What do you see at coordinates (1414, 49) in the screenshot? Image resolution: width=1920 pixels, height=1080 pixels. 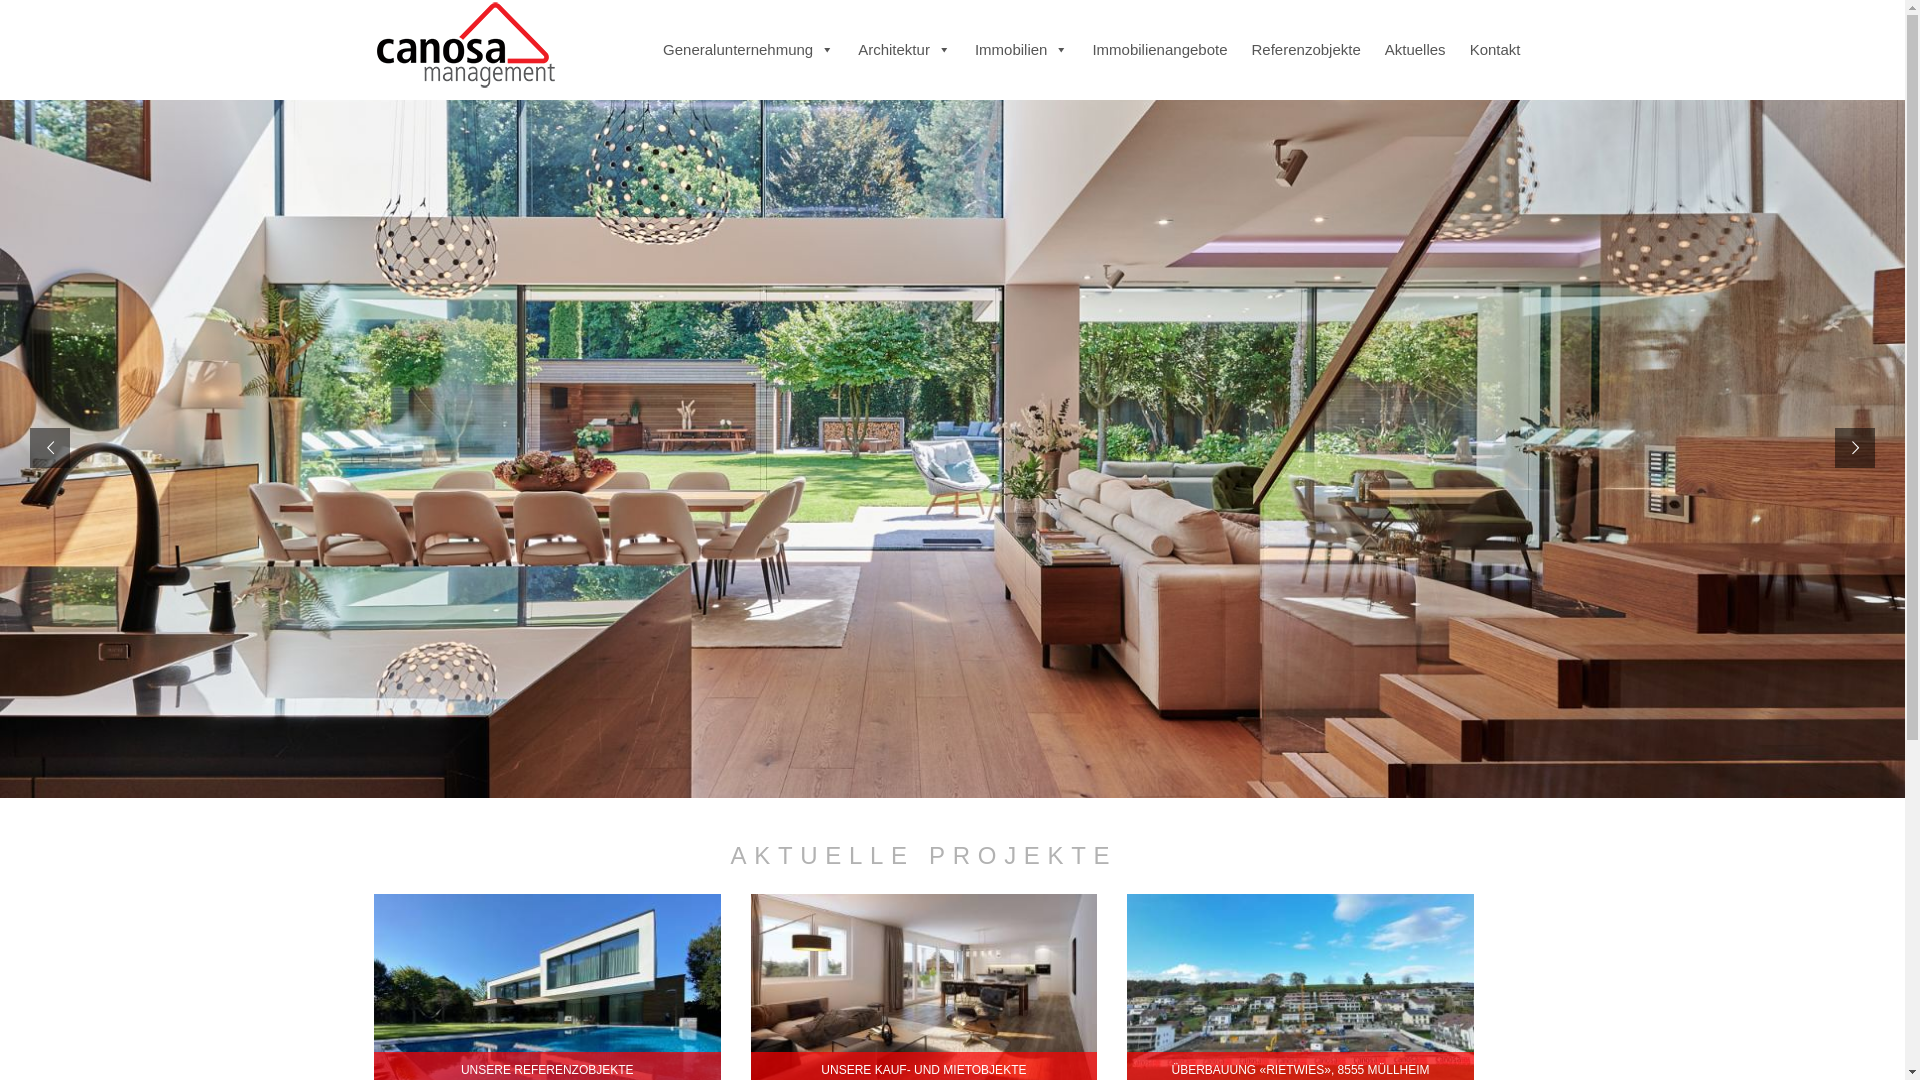 I see `'Aktuelles'` at bounding box center [1414, 49].